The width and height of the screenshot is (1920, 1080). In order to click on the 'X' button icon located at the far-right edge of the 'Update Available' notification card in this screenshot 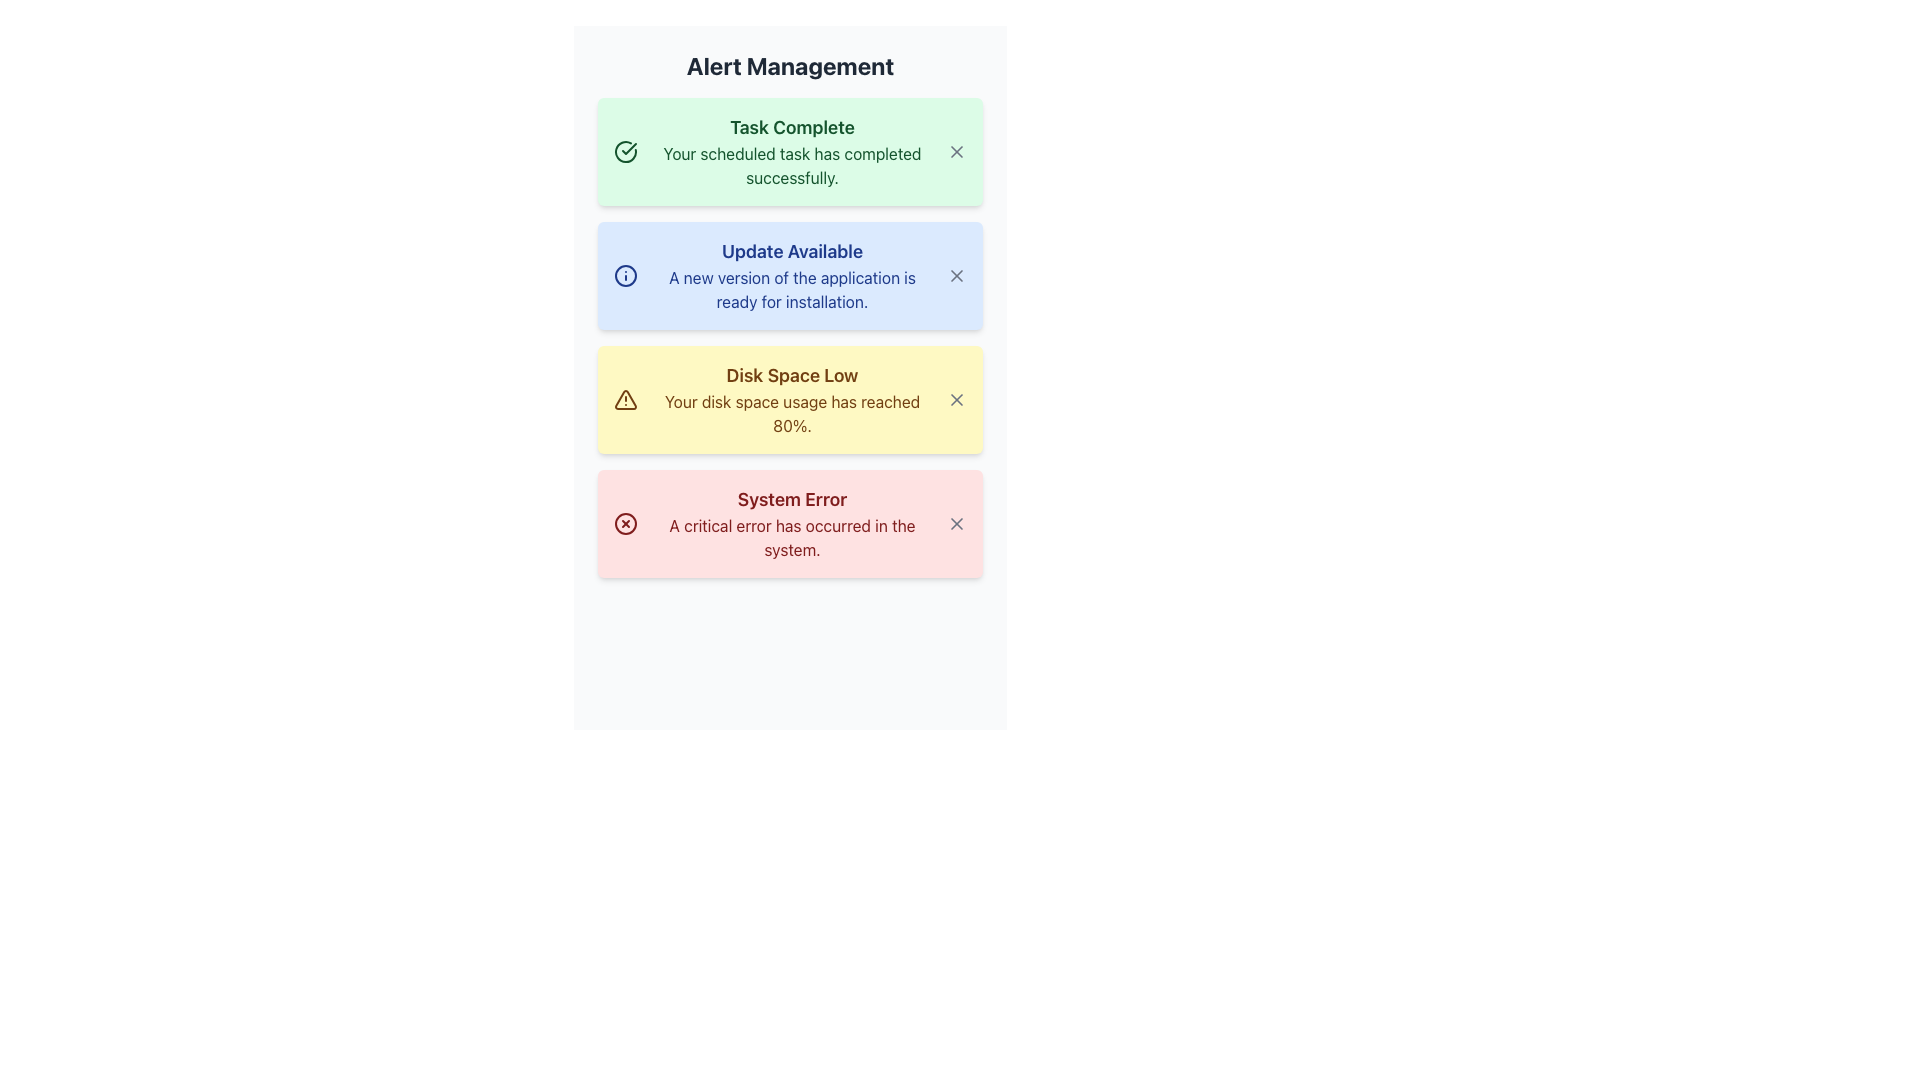, I will do `click(955, 276)`.